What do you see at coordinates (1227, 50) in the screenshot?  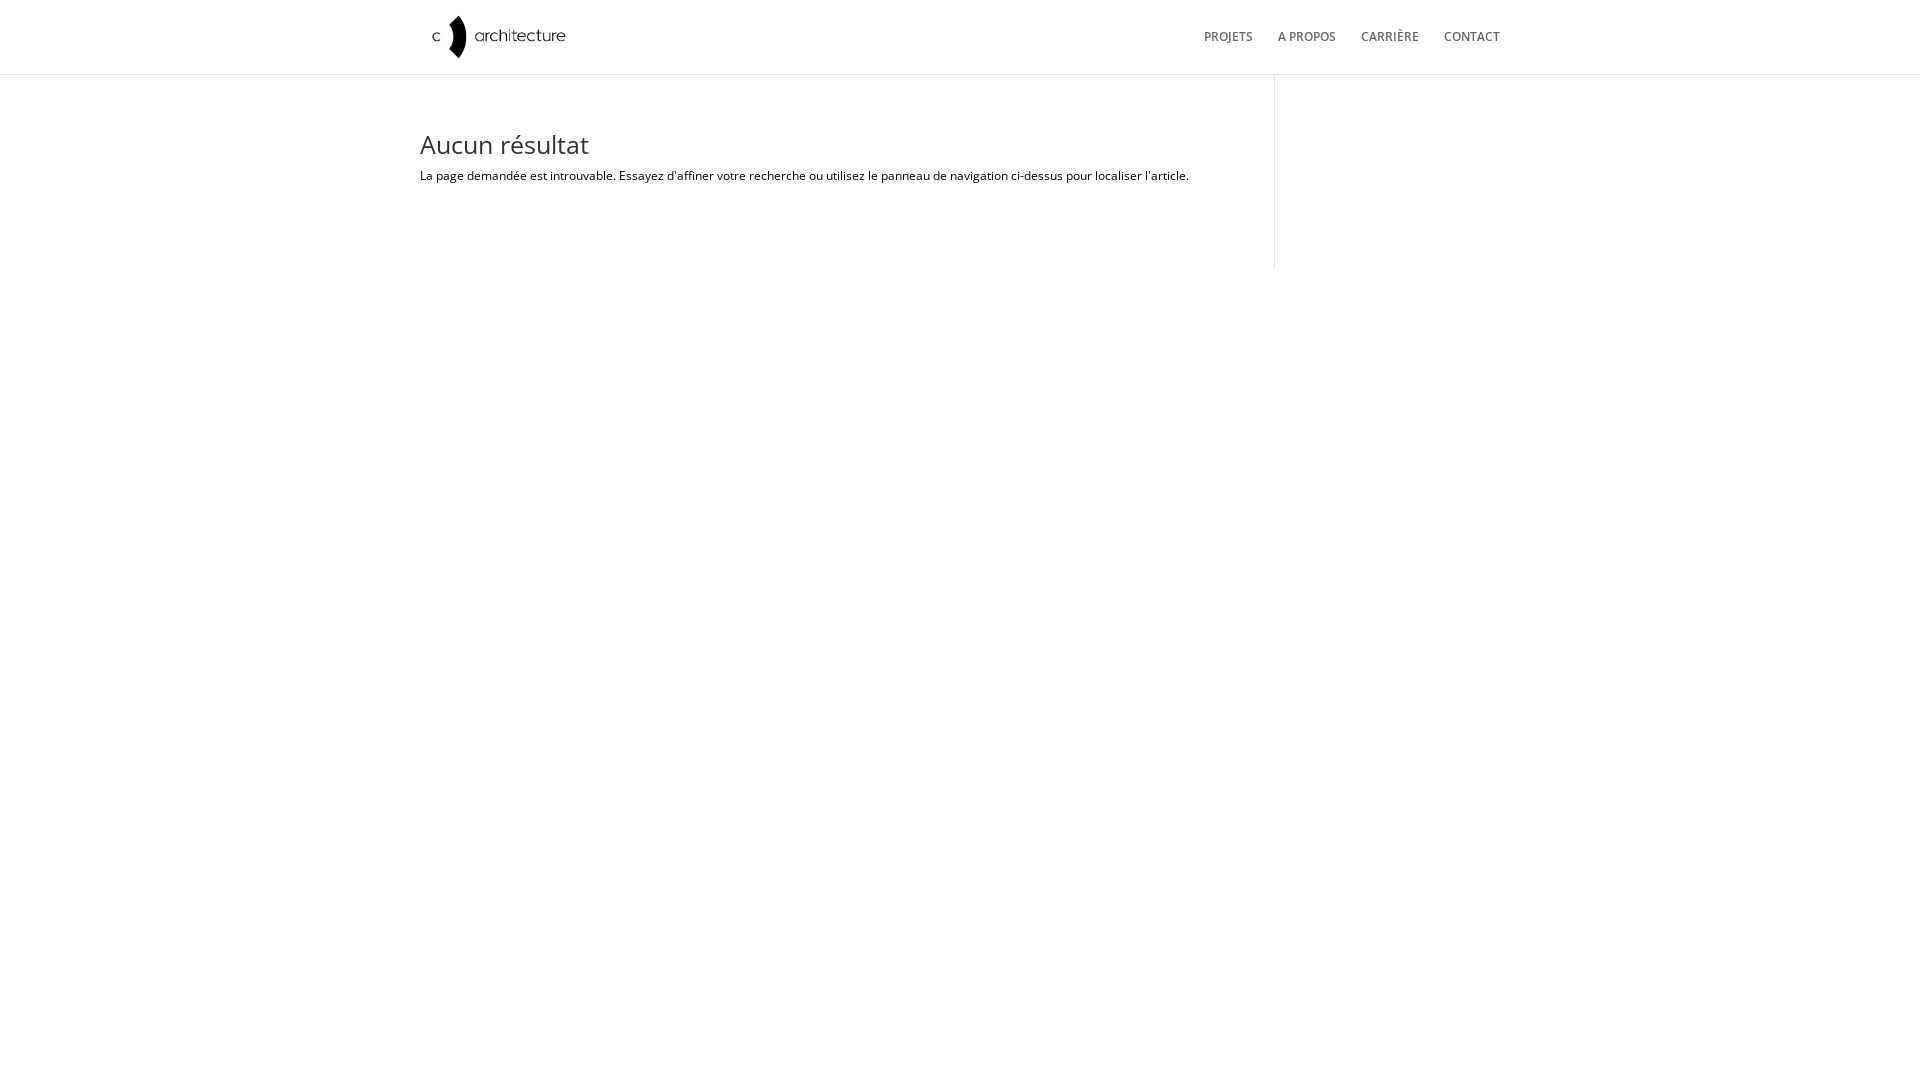 I see `'PROJETS'` at bounding box center [1227, 50].